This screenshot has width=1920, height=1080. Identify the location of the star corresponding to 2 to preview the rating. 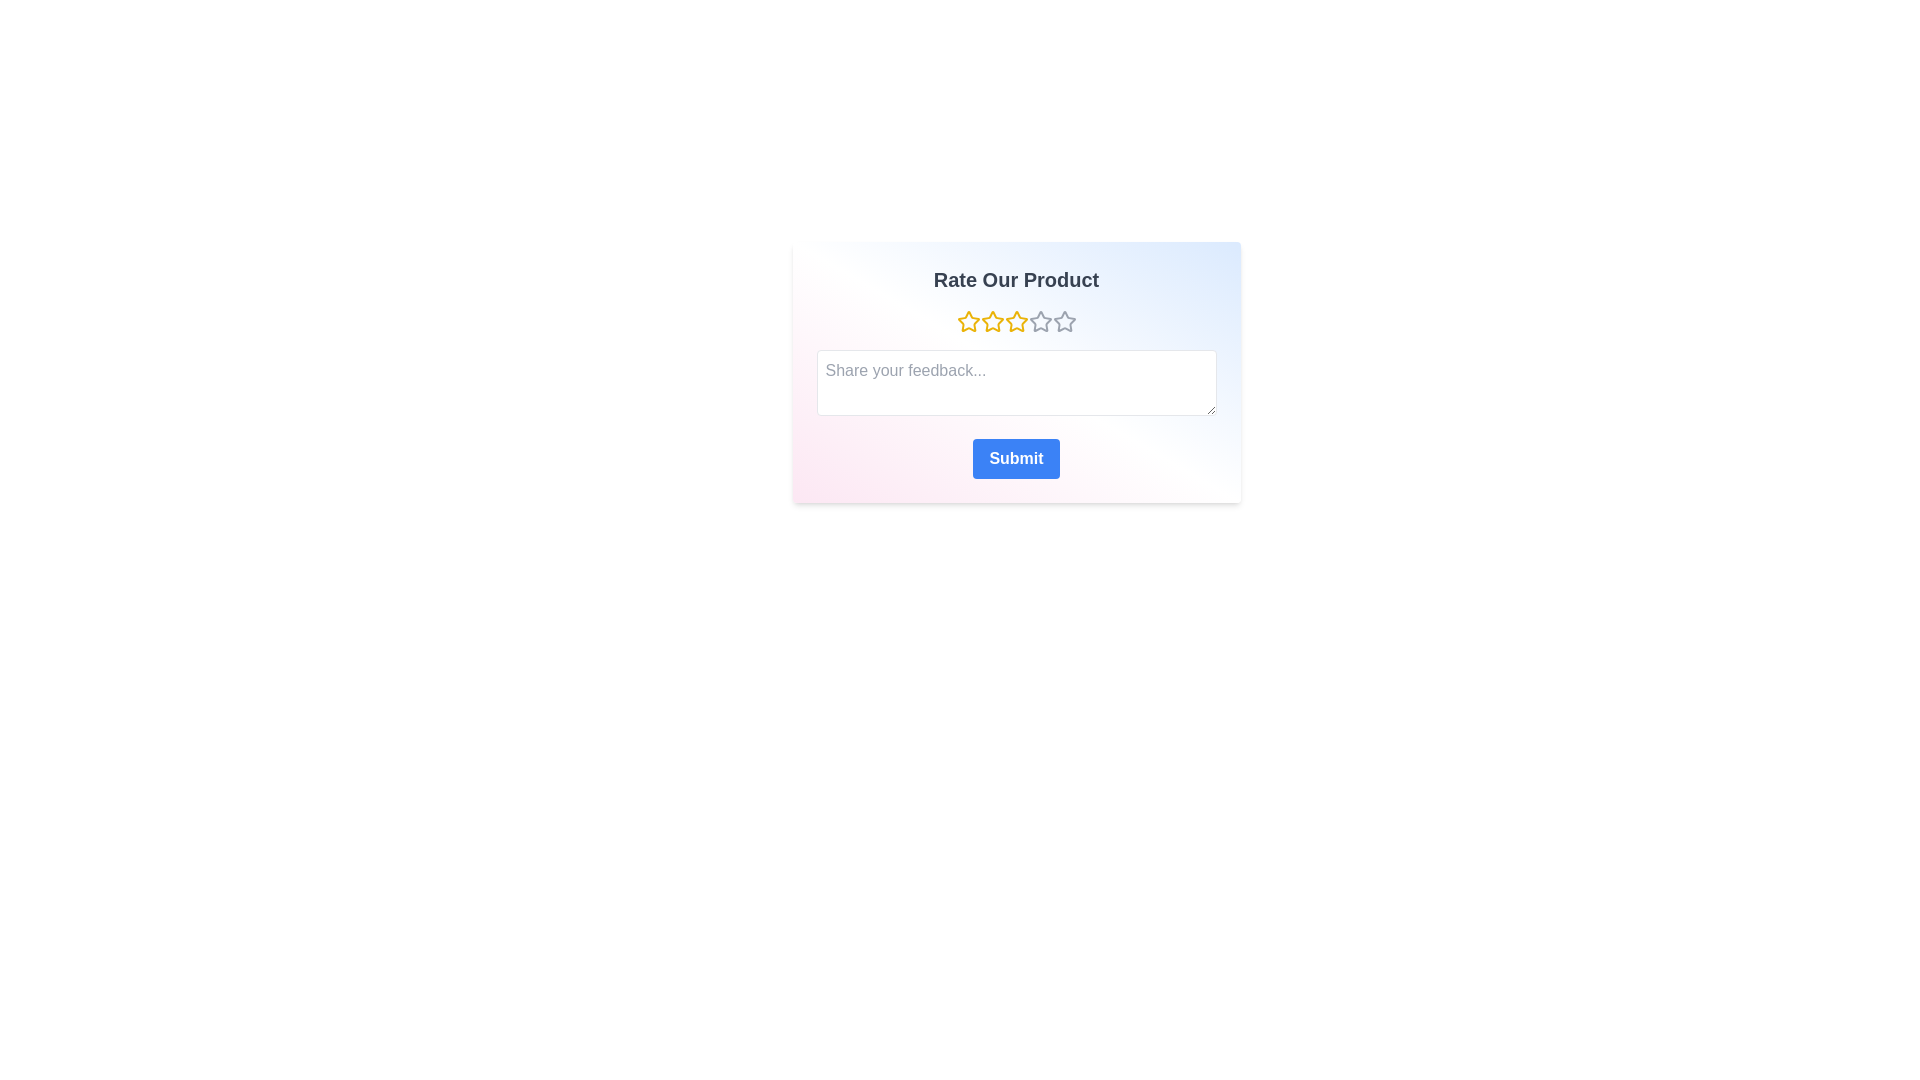
(992, 320).